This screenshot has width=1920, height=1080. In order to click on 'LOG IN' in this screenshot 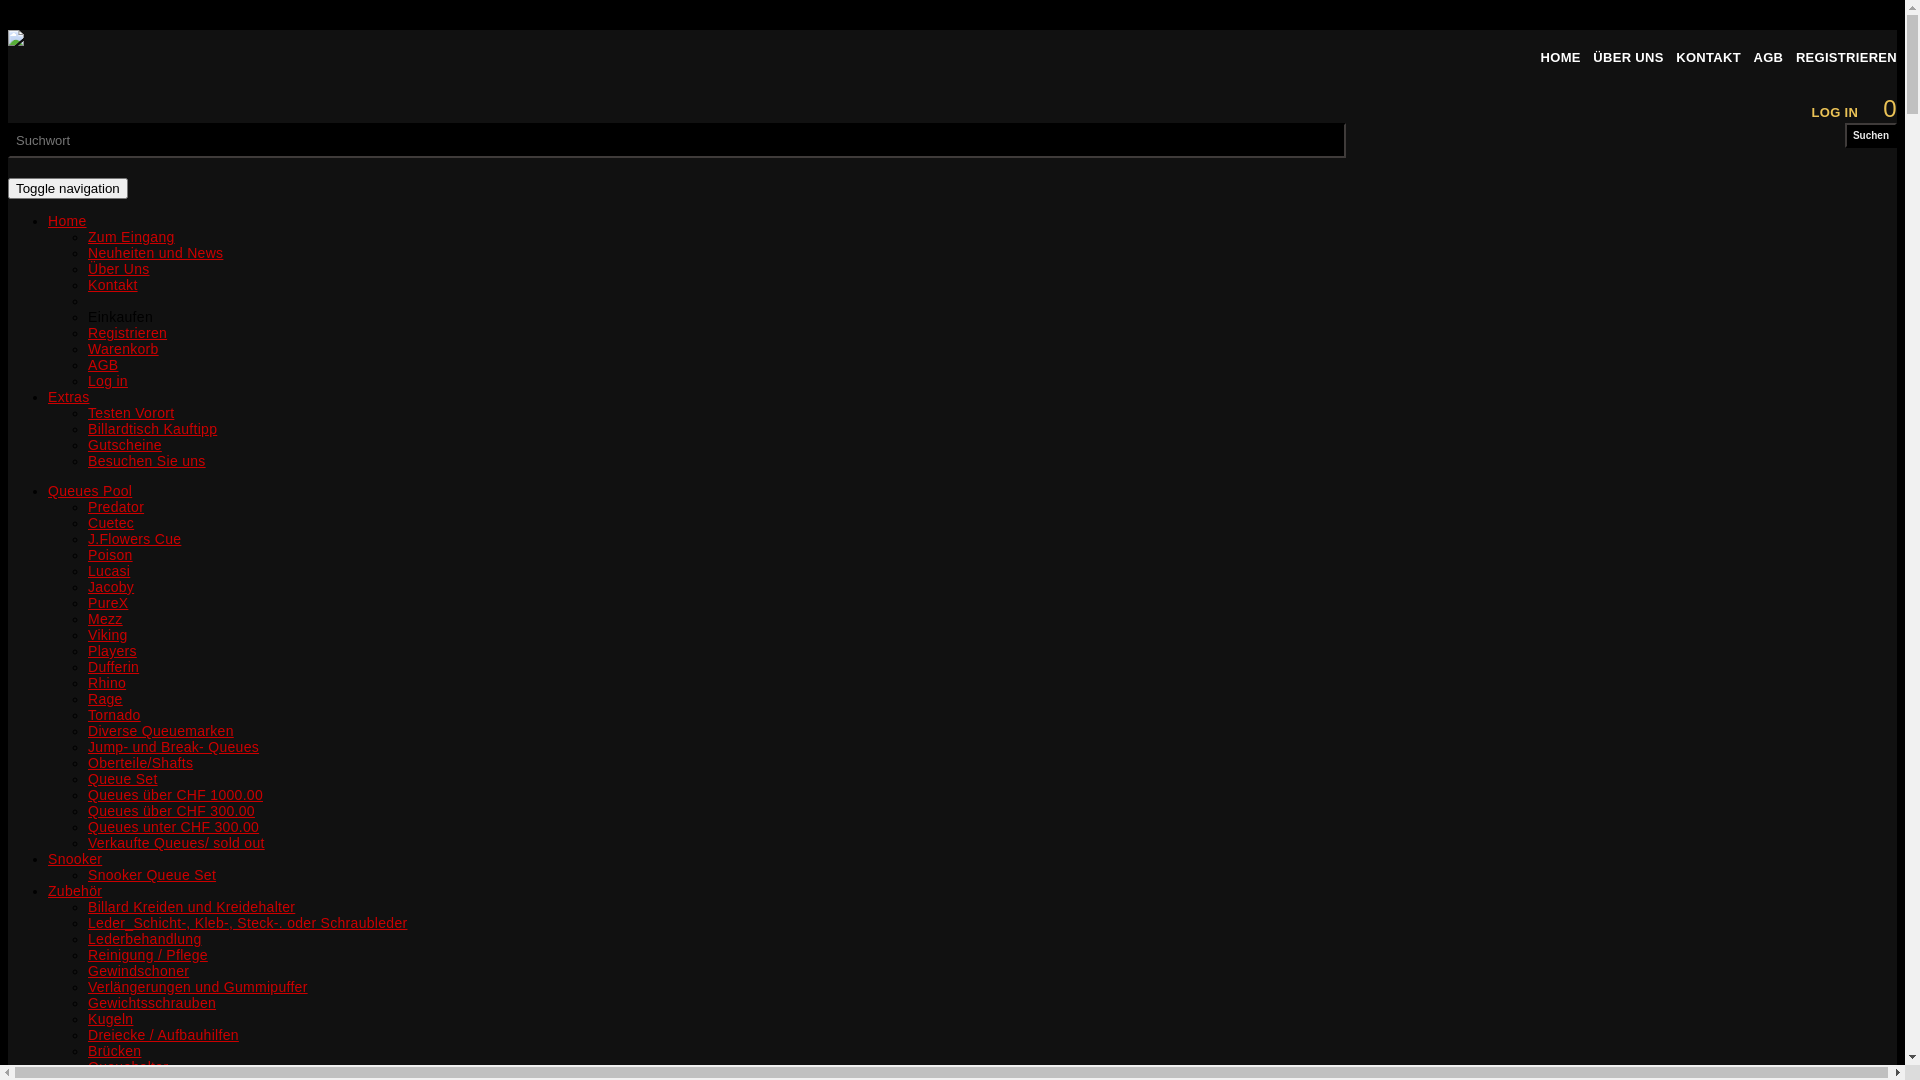, I will do `click(1835, 112)`.